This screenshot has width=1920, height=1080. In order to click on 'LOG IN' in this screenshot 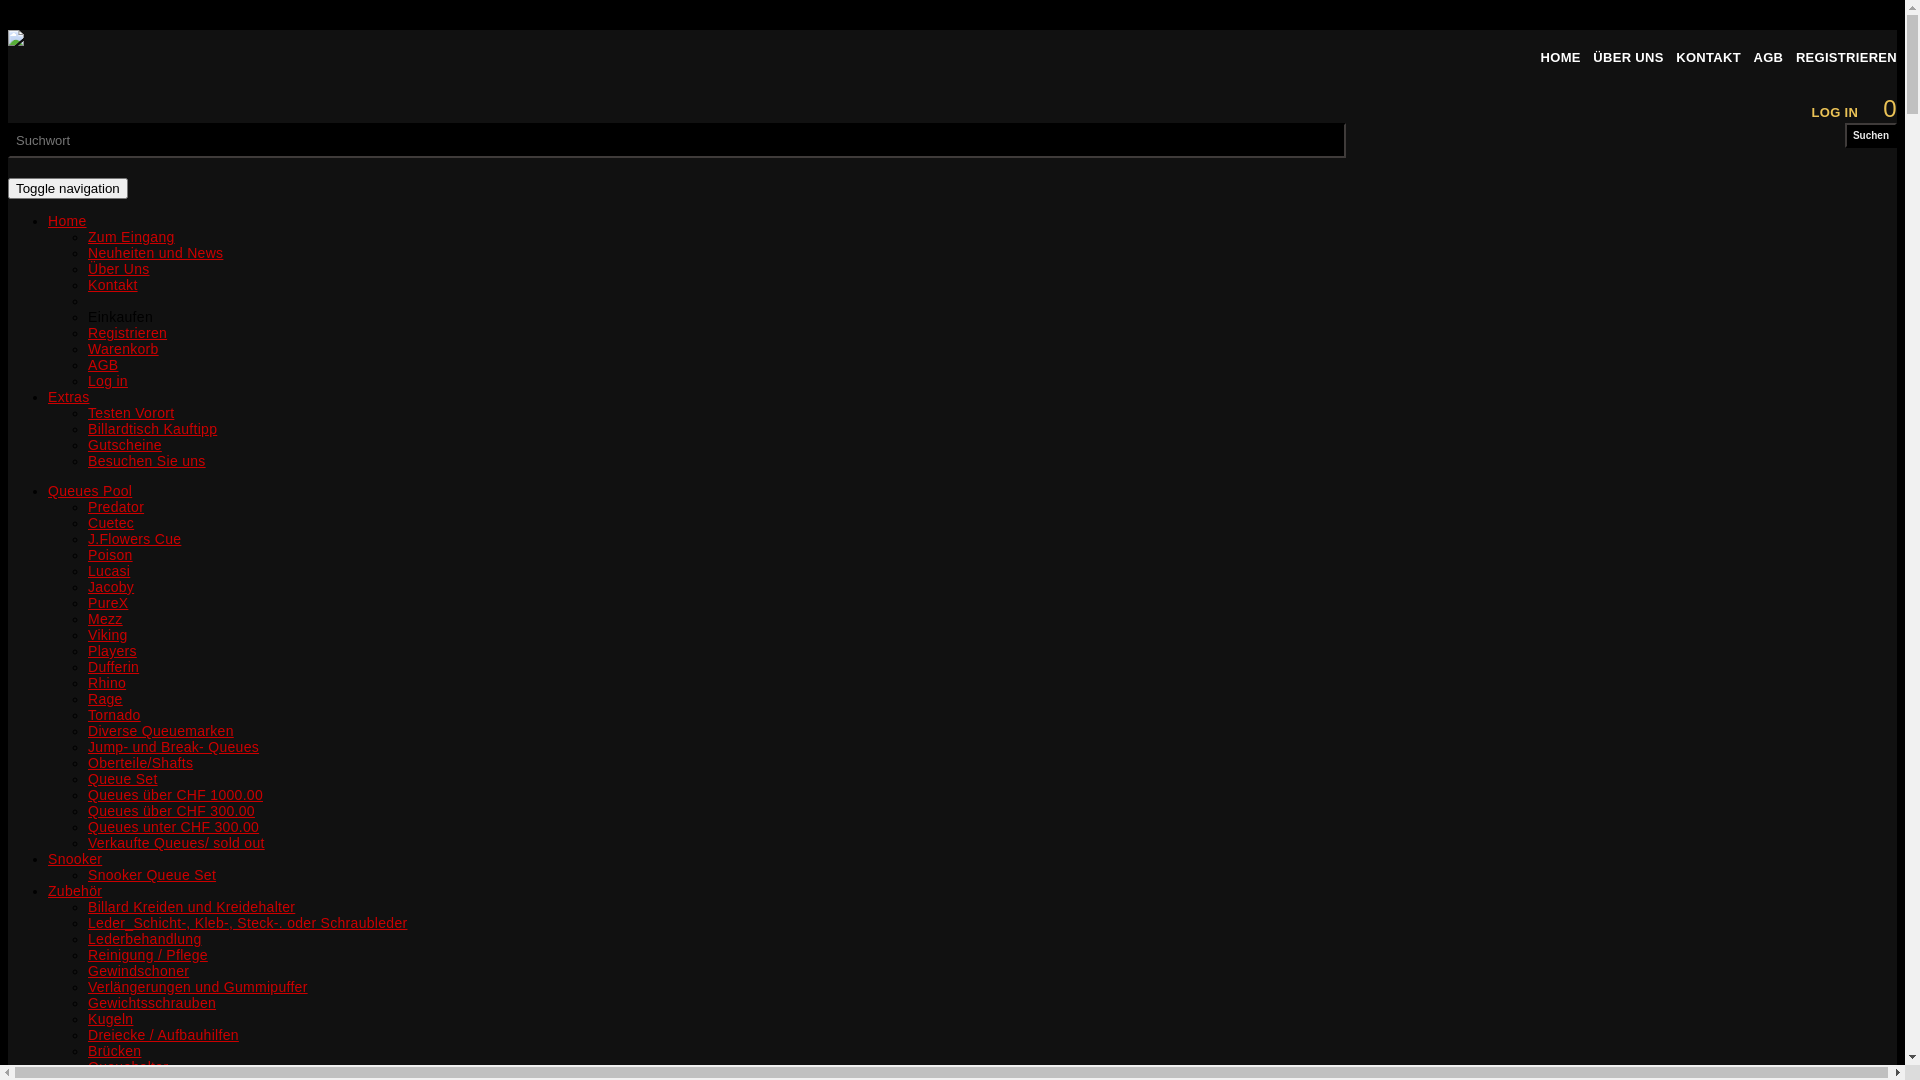, I will do `click(1835, 112)`.